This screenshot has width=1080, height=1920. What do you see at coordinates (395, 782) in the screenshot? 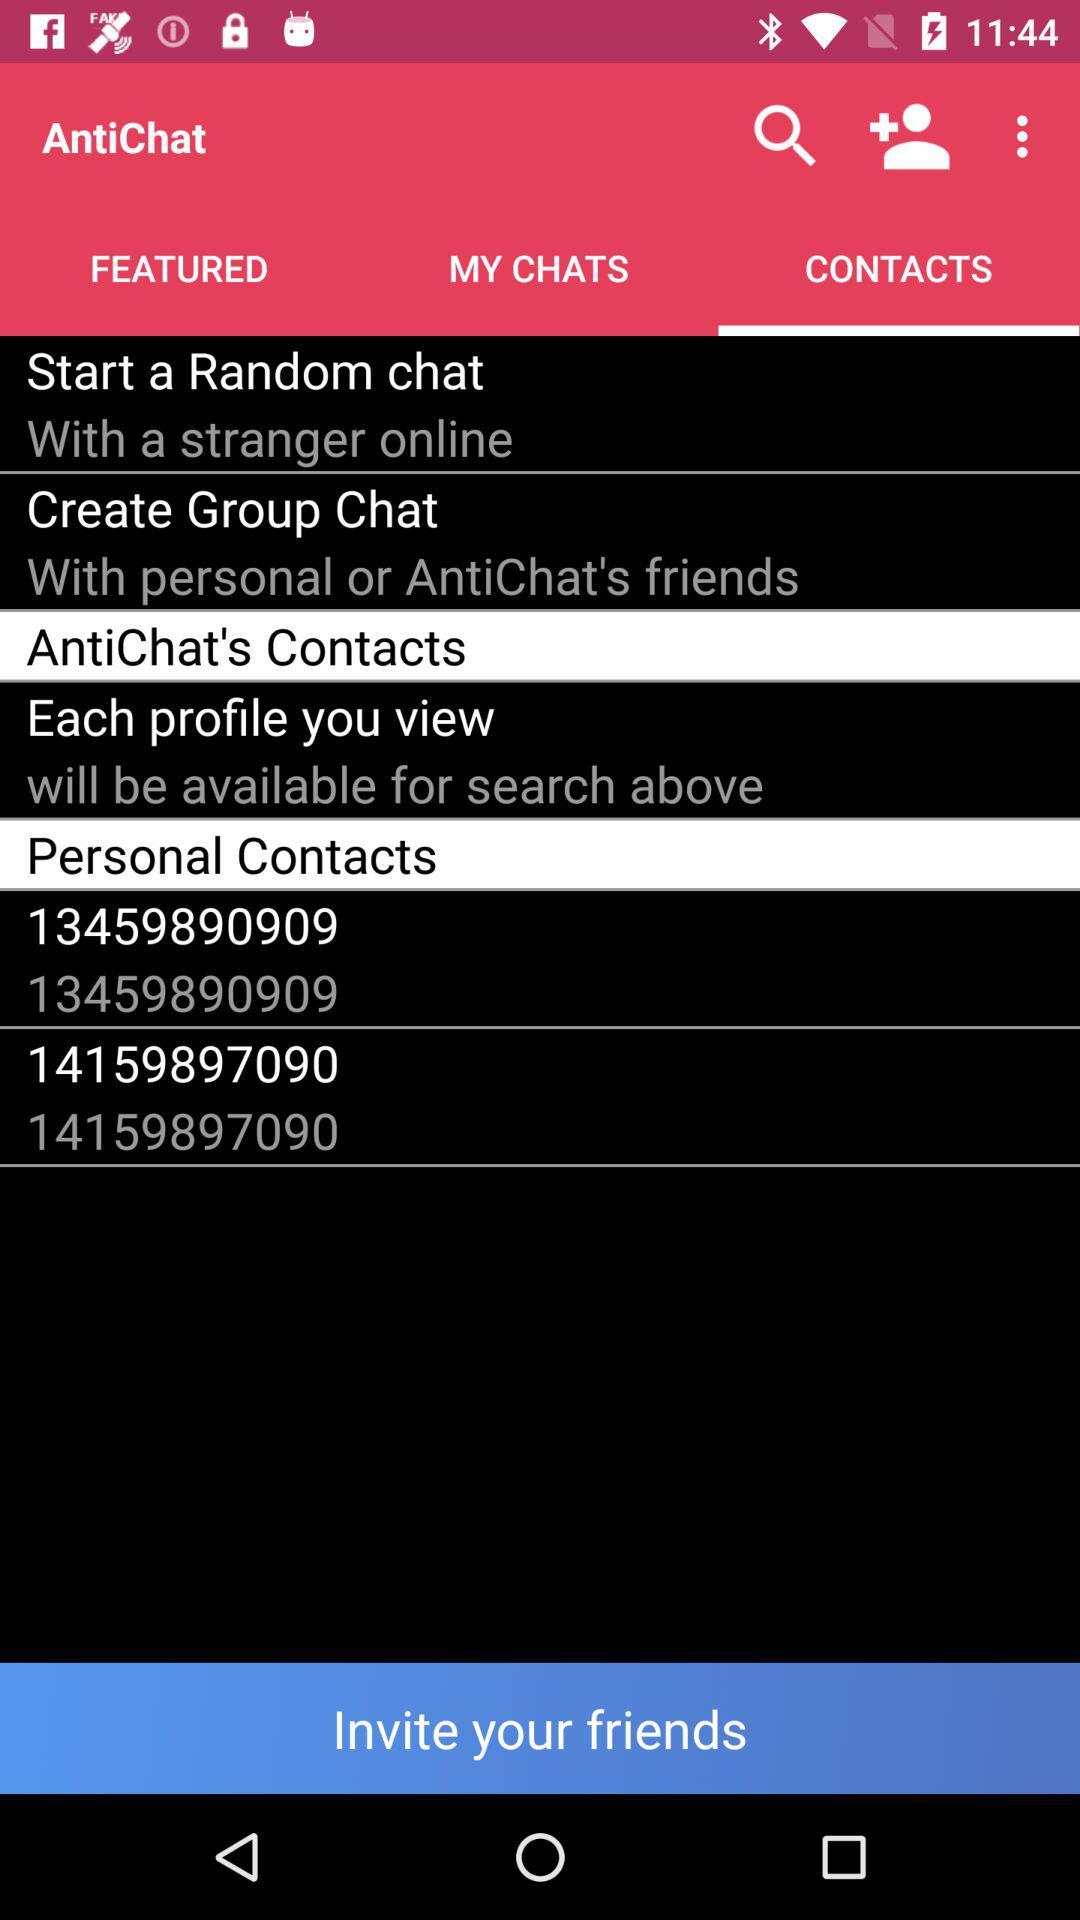
I see `the icon below each profile you` at bounding box center [395, 782].